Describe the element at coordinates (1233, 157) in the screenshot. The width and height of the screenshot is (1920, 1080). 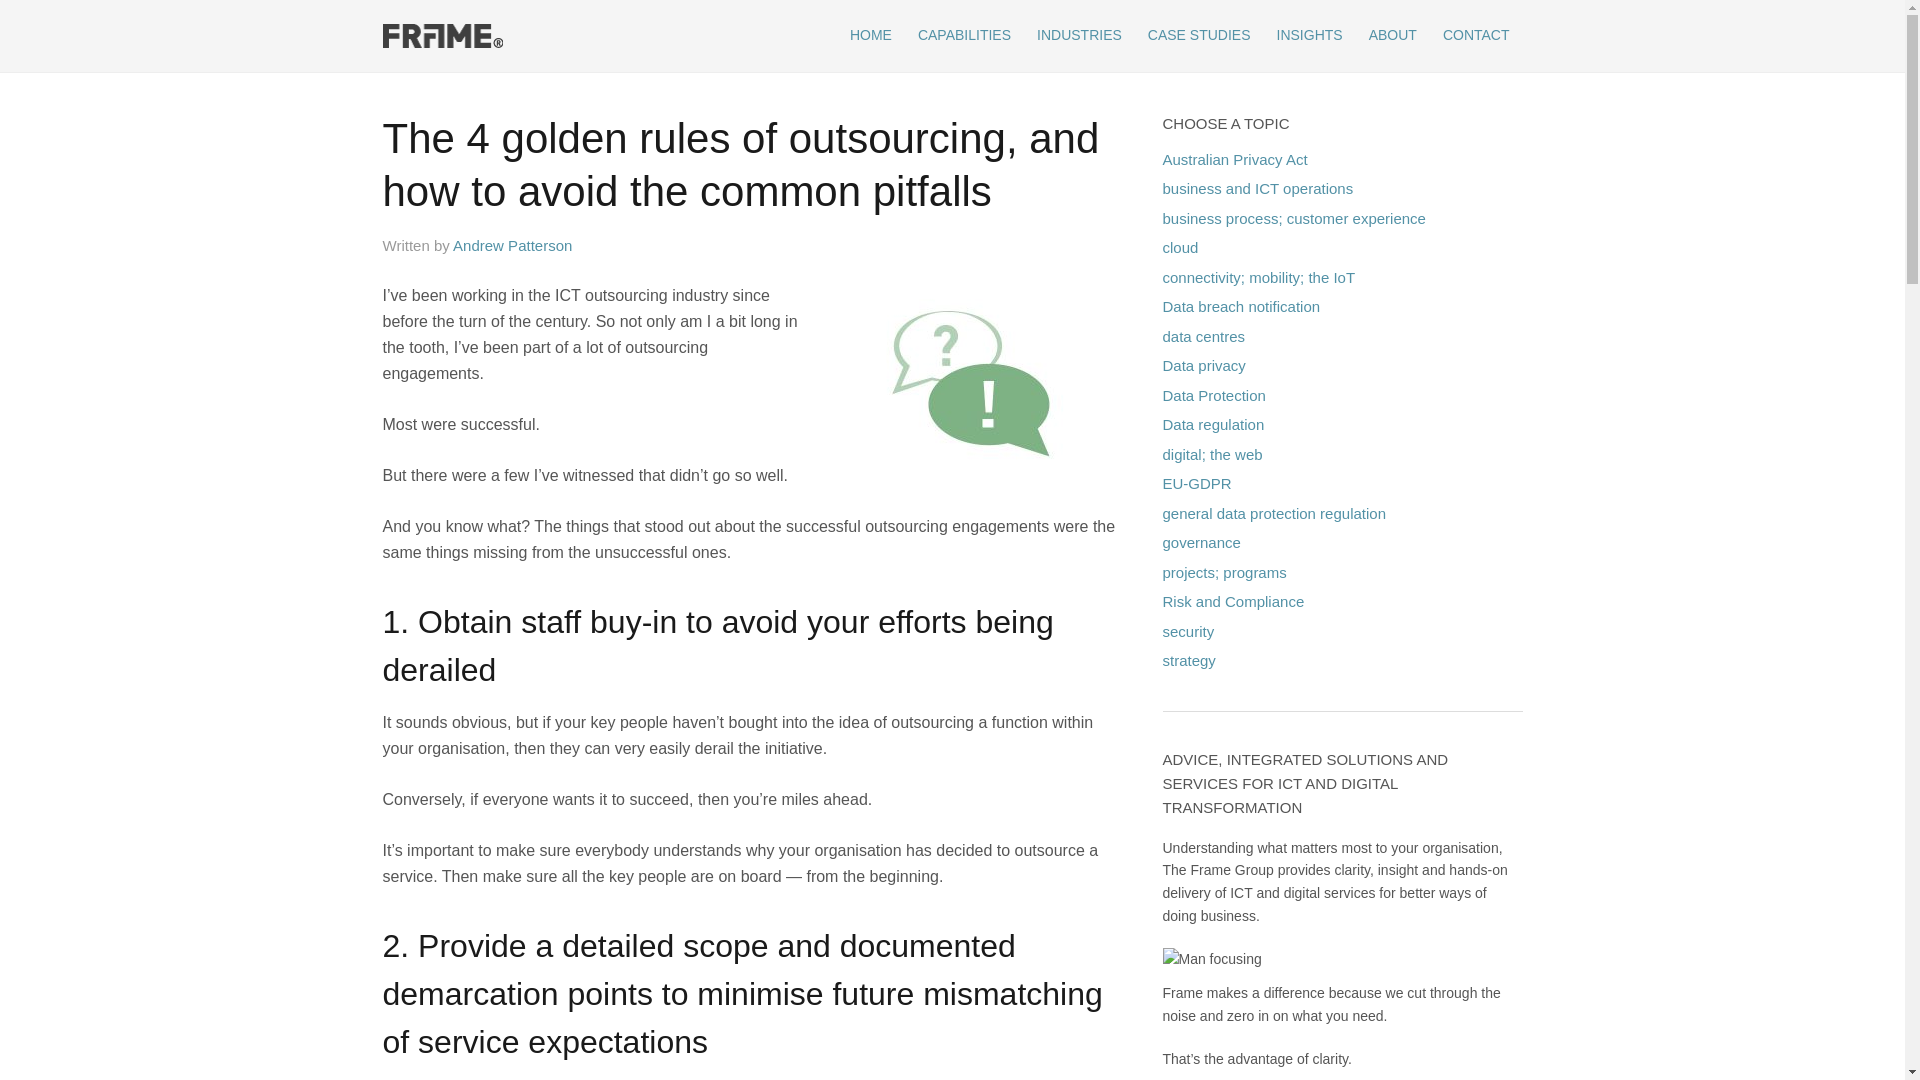
I see `'Australian Privacy Act'` at that location.